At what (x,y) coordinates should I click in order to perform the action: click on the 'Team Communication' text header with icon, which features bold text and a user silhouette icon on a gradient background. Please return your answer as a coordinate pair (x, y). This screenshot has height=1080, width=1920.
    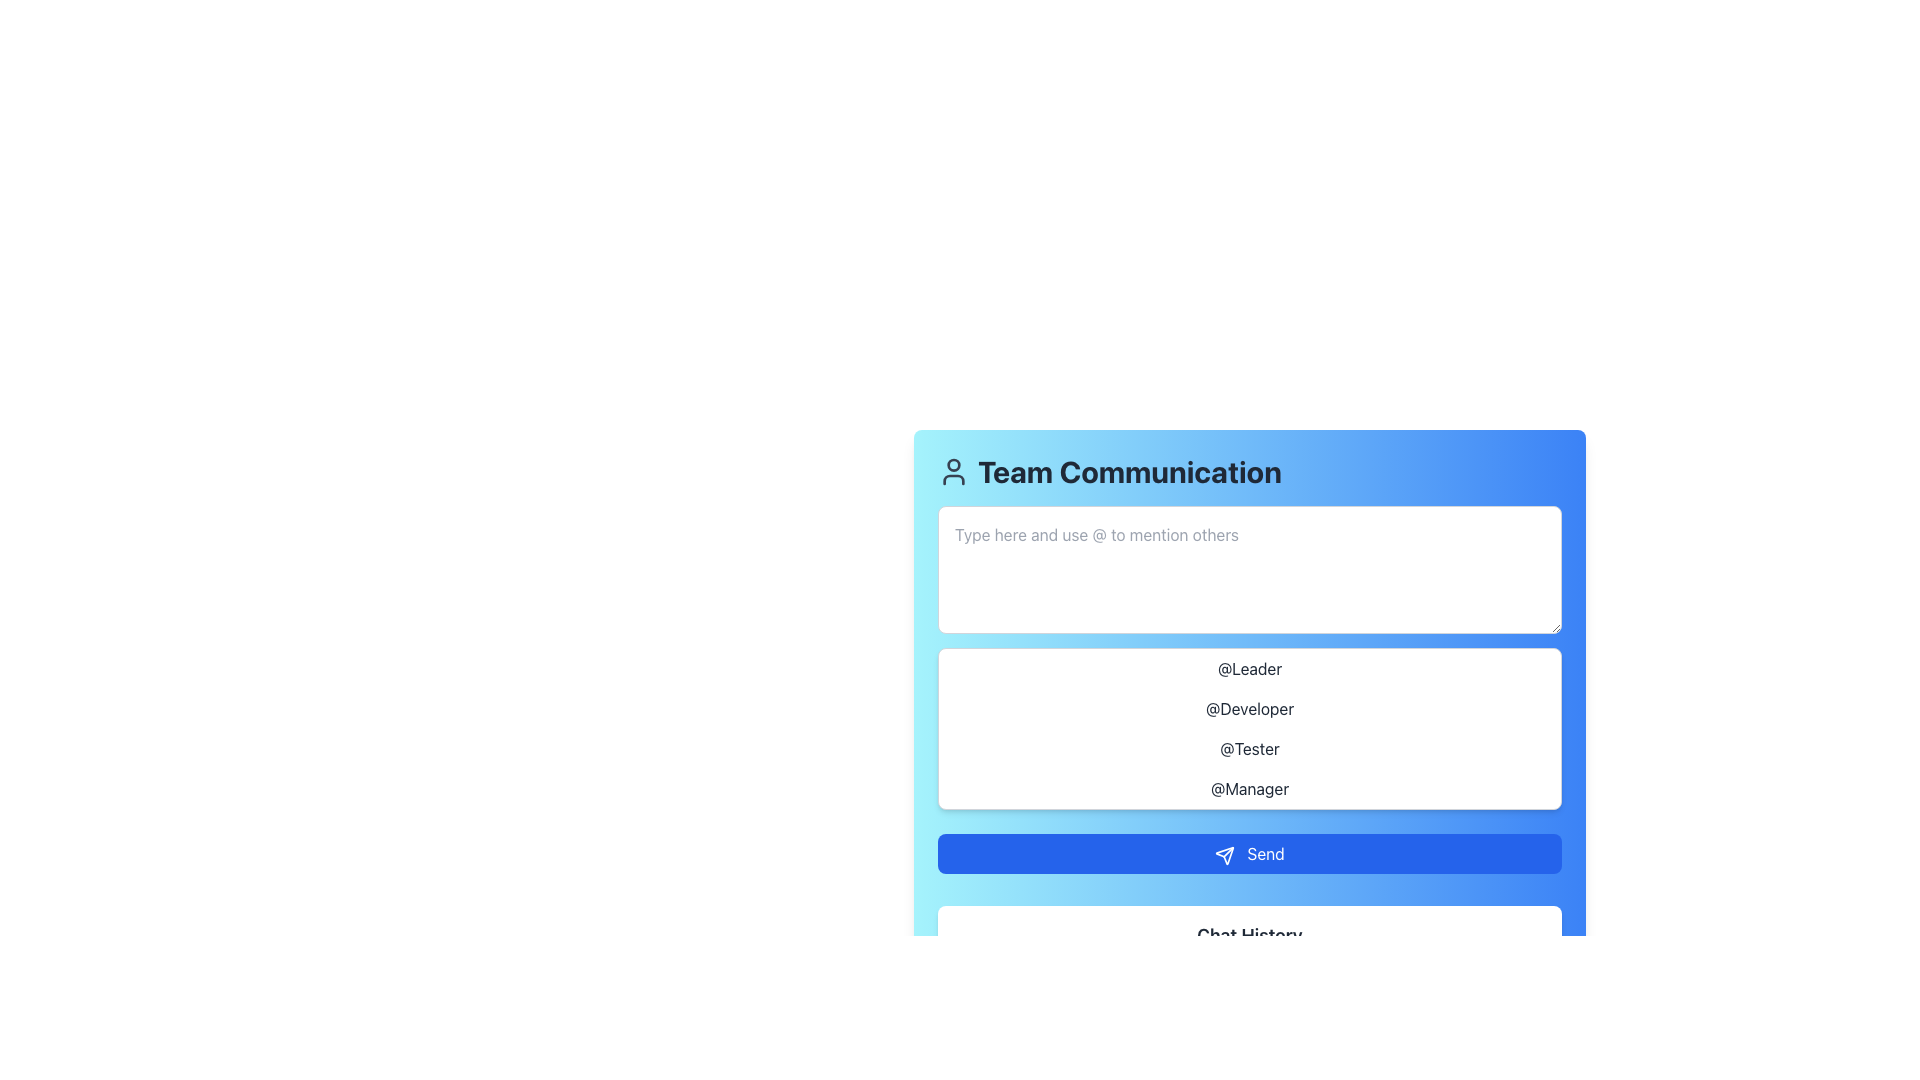
    Looking at the image, I should click on (1248, 471).